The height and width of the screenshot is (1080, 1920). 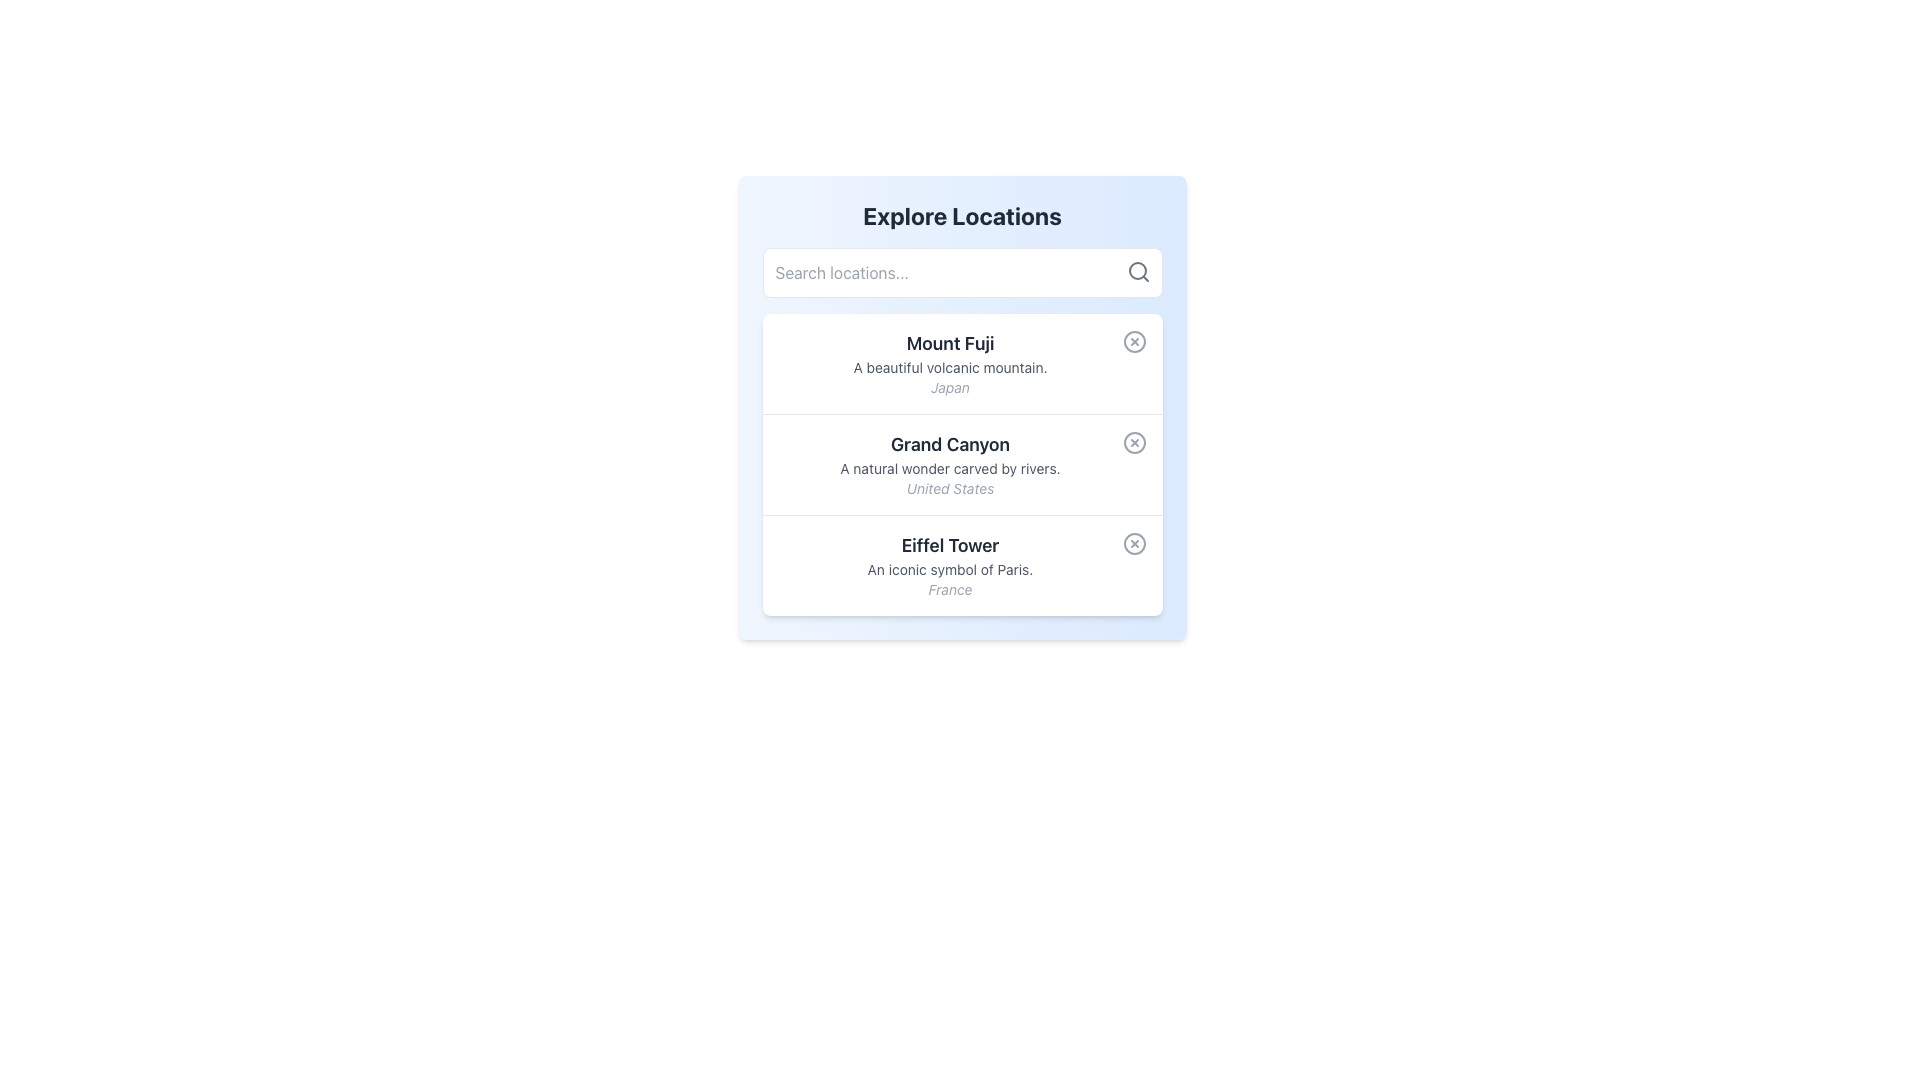 What do you see at coordinates (1134, 341) in the screenshot?
I see `the circular icon with a cross inside, located to the right of the text 'Mount Fuji', to initiate the removal of the associated list item` at bounding box center [1134, 341].